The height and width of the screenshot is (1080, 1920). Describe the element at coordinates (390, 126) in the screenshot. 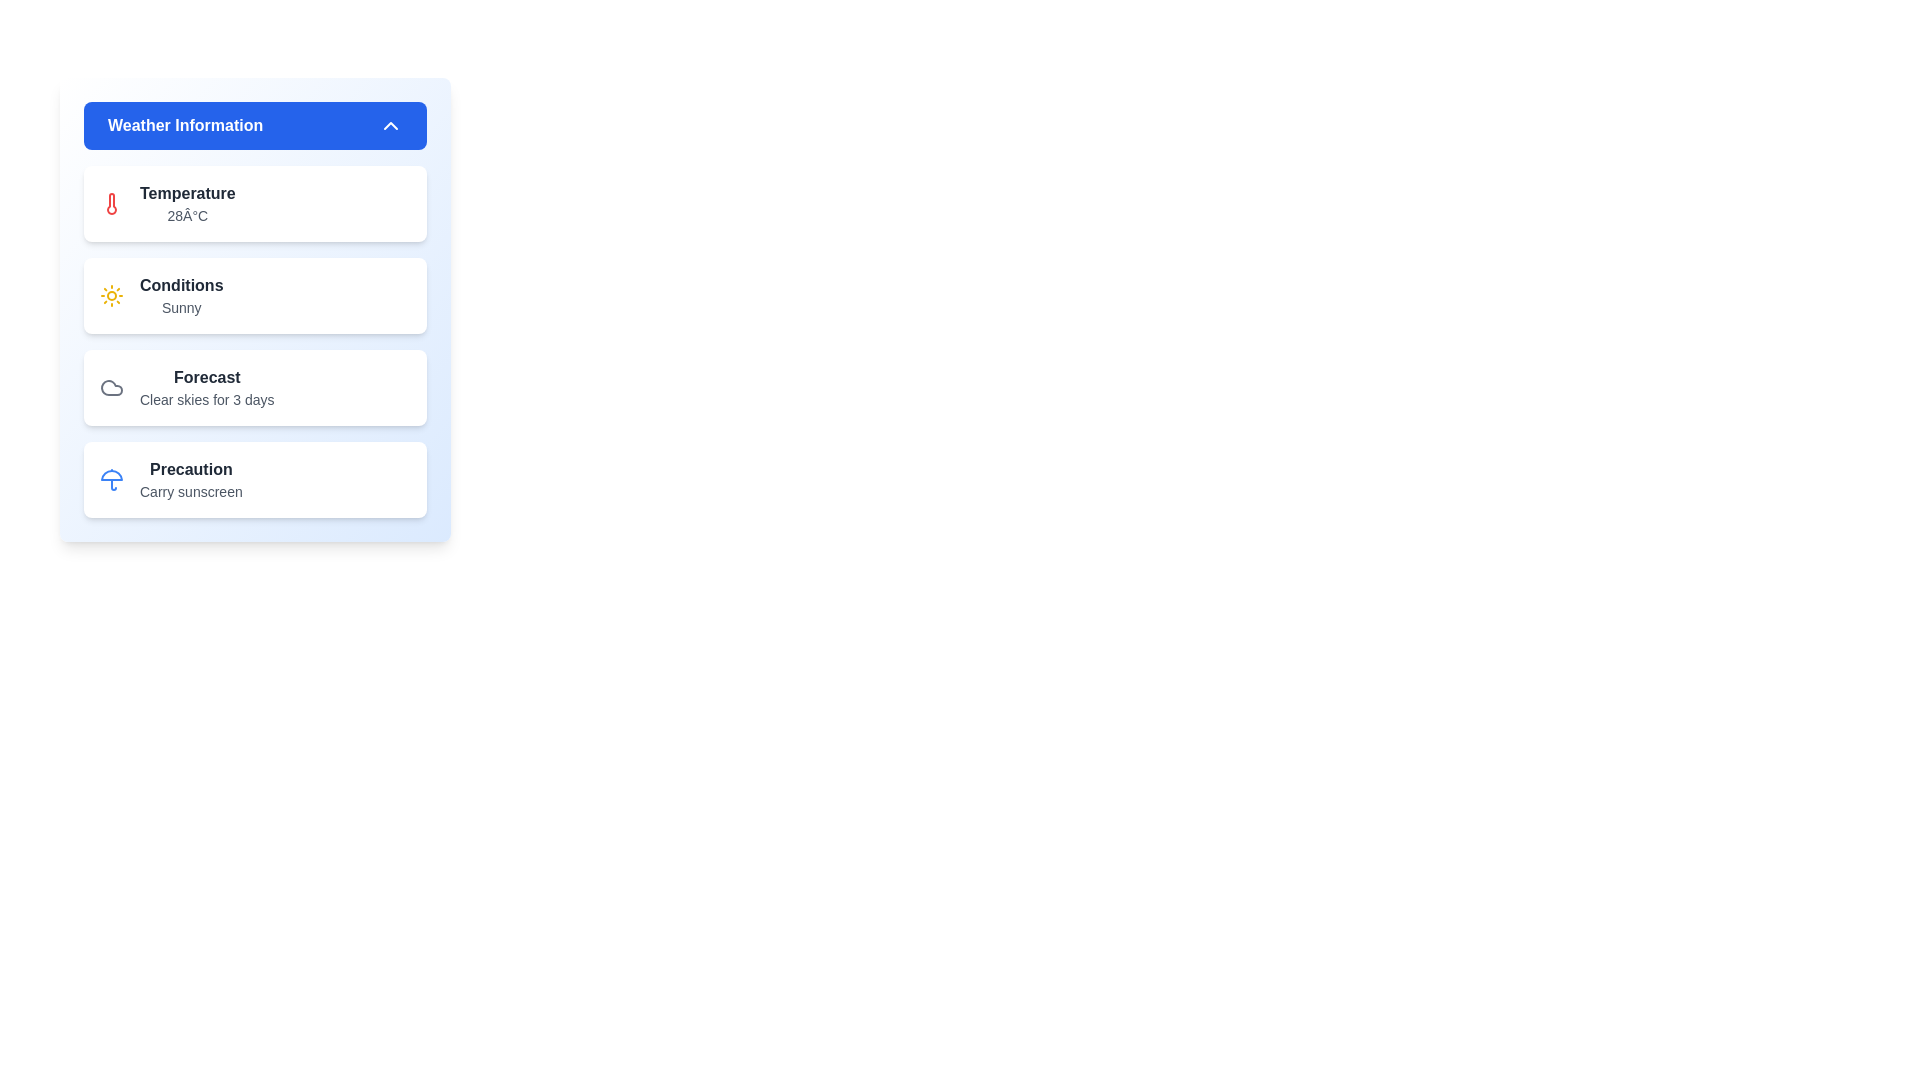

I see `the chevron-up icon located on the far-right side of the blue 'Weather Information' bar` at that location.